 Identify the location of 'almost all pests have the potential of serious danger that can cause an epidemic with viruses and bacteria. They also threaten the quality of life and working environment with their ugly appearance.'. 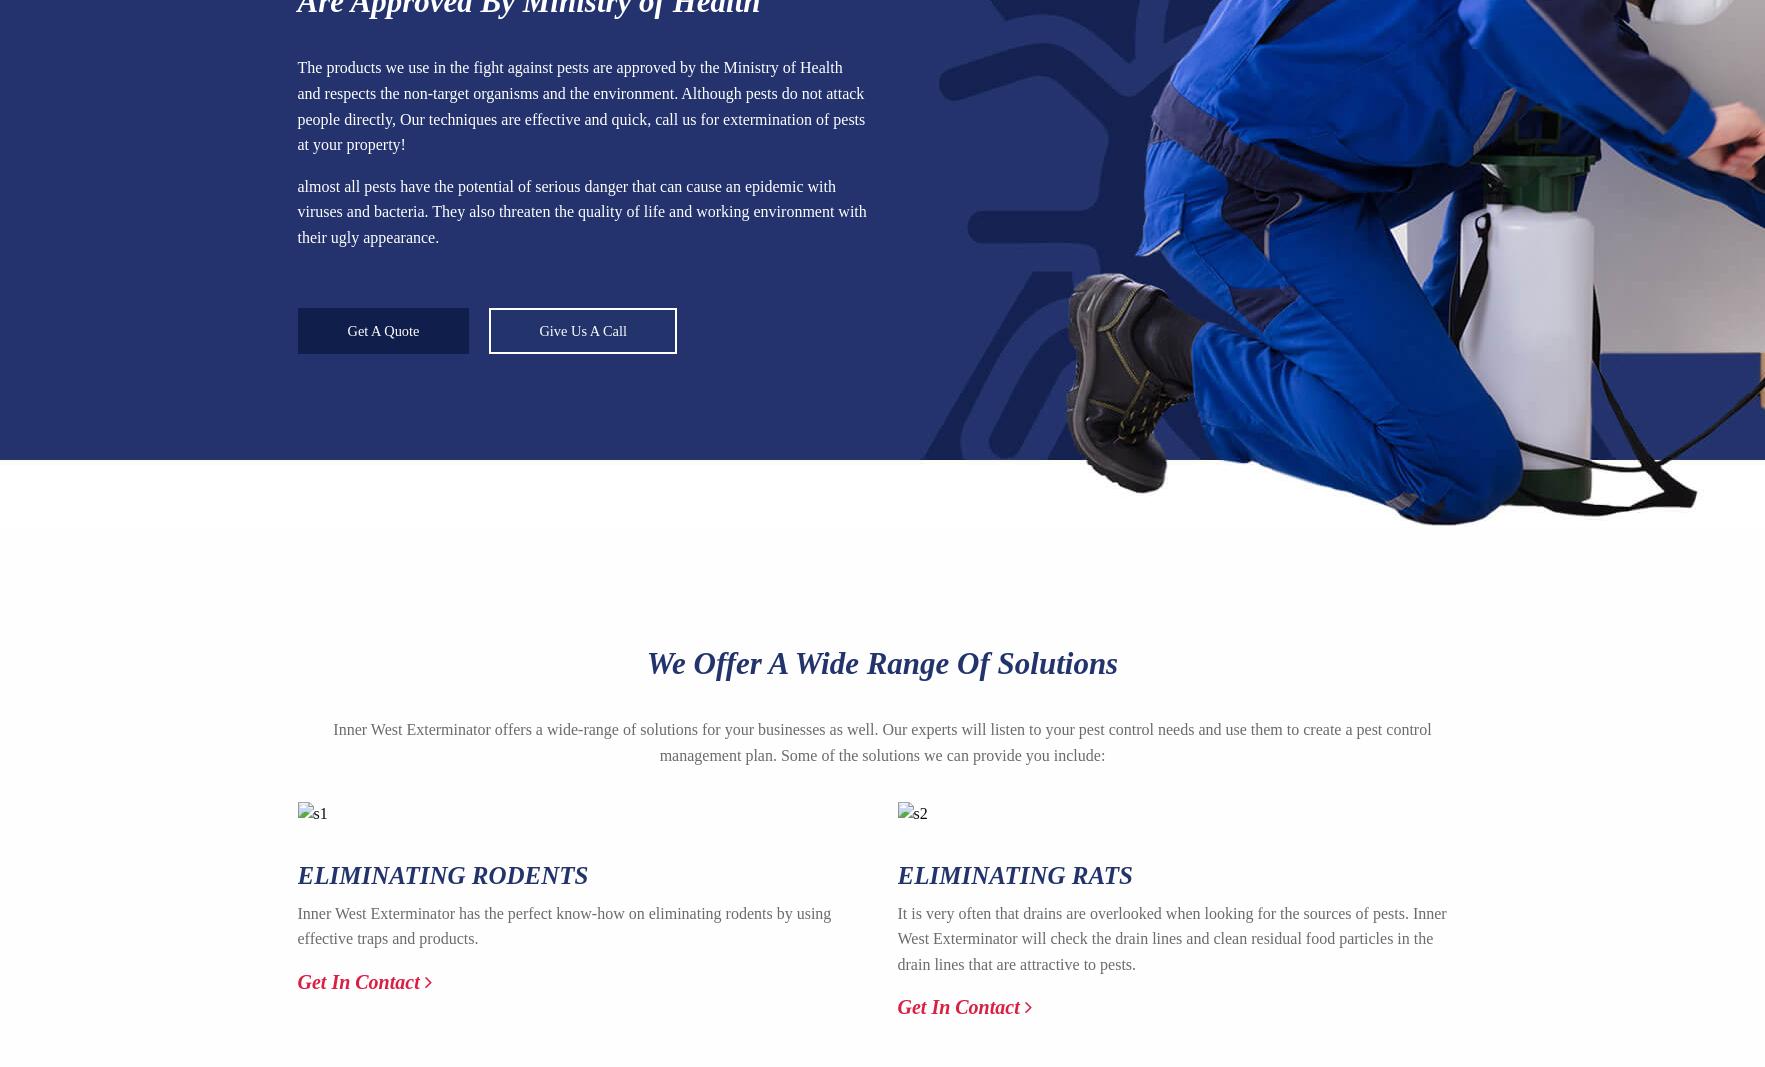
(580, 211).